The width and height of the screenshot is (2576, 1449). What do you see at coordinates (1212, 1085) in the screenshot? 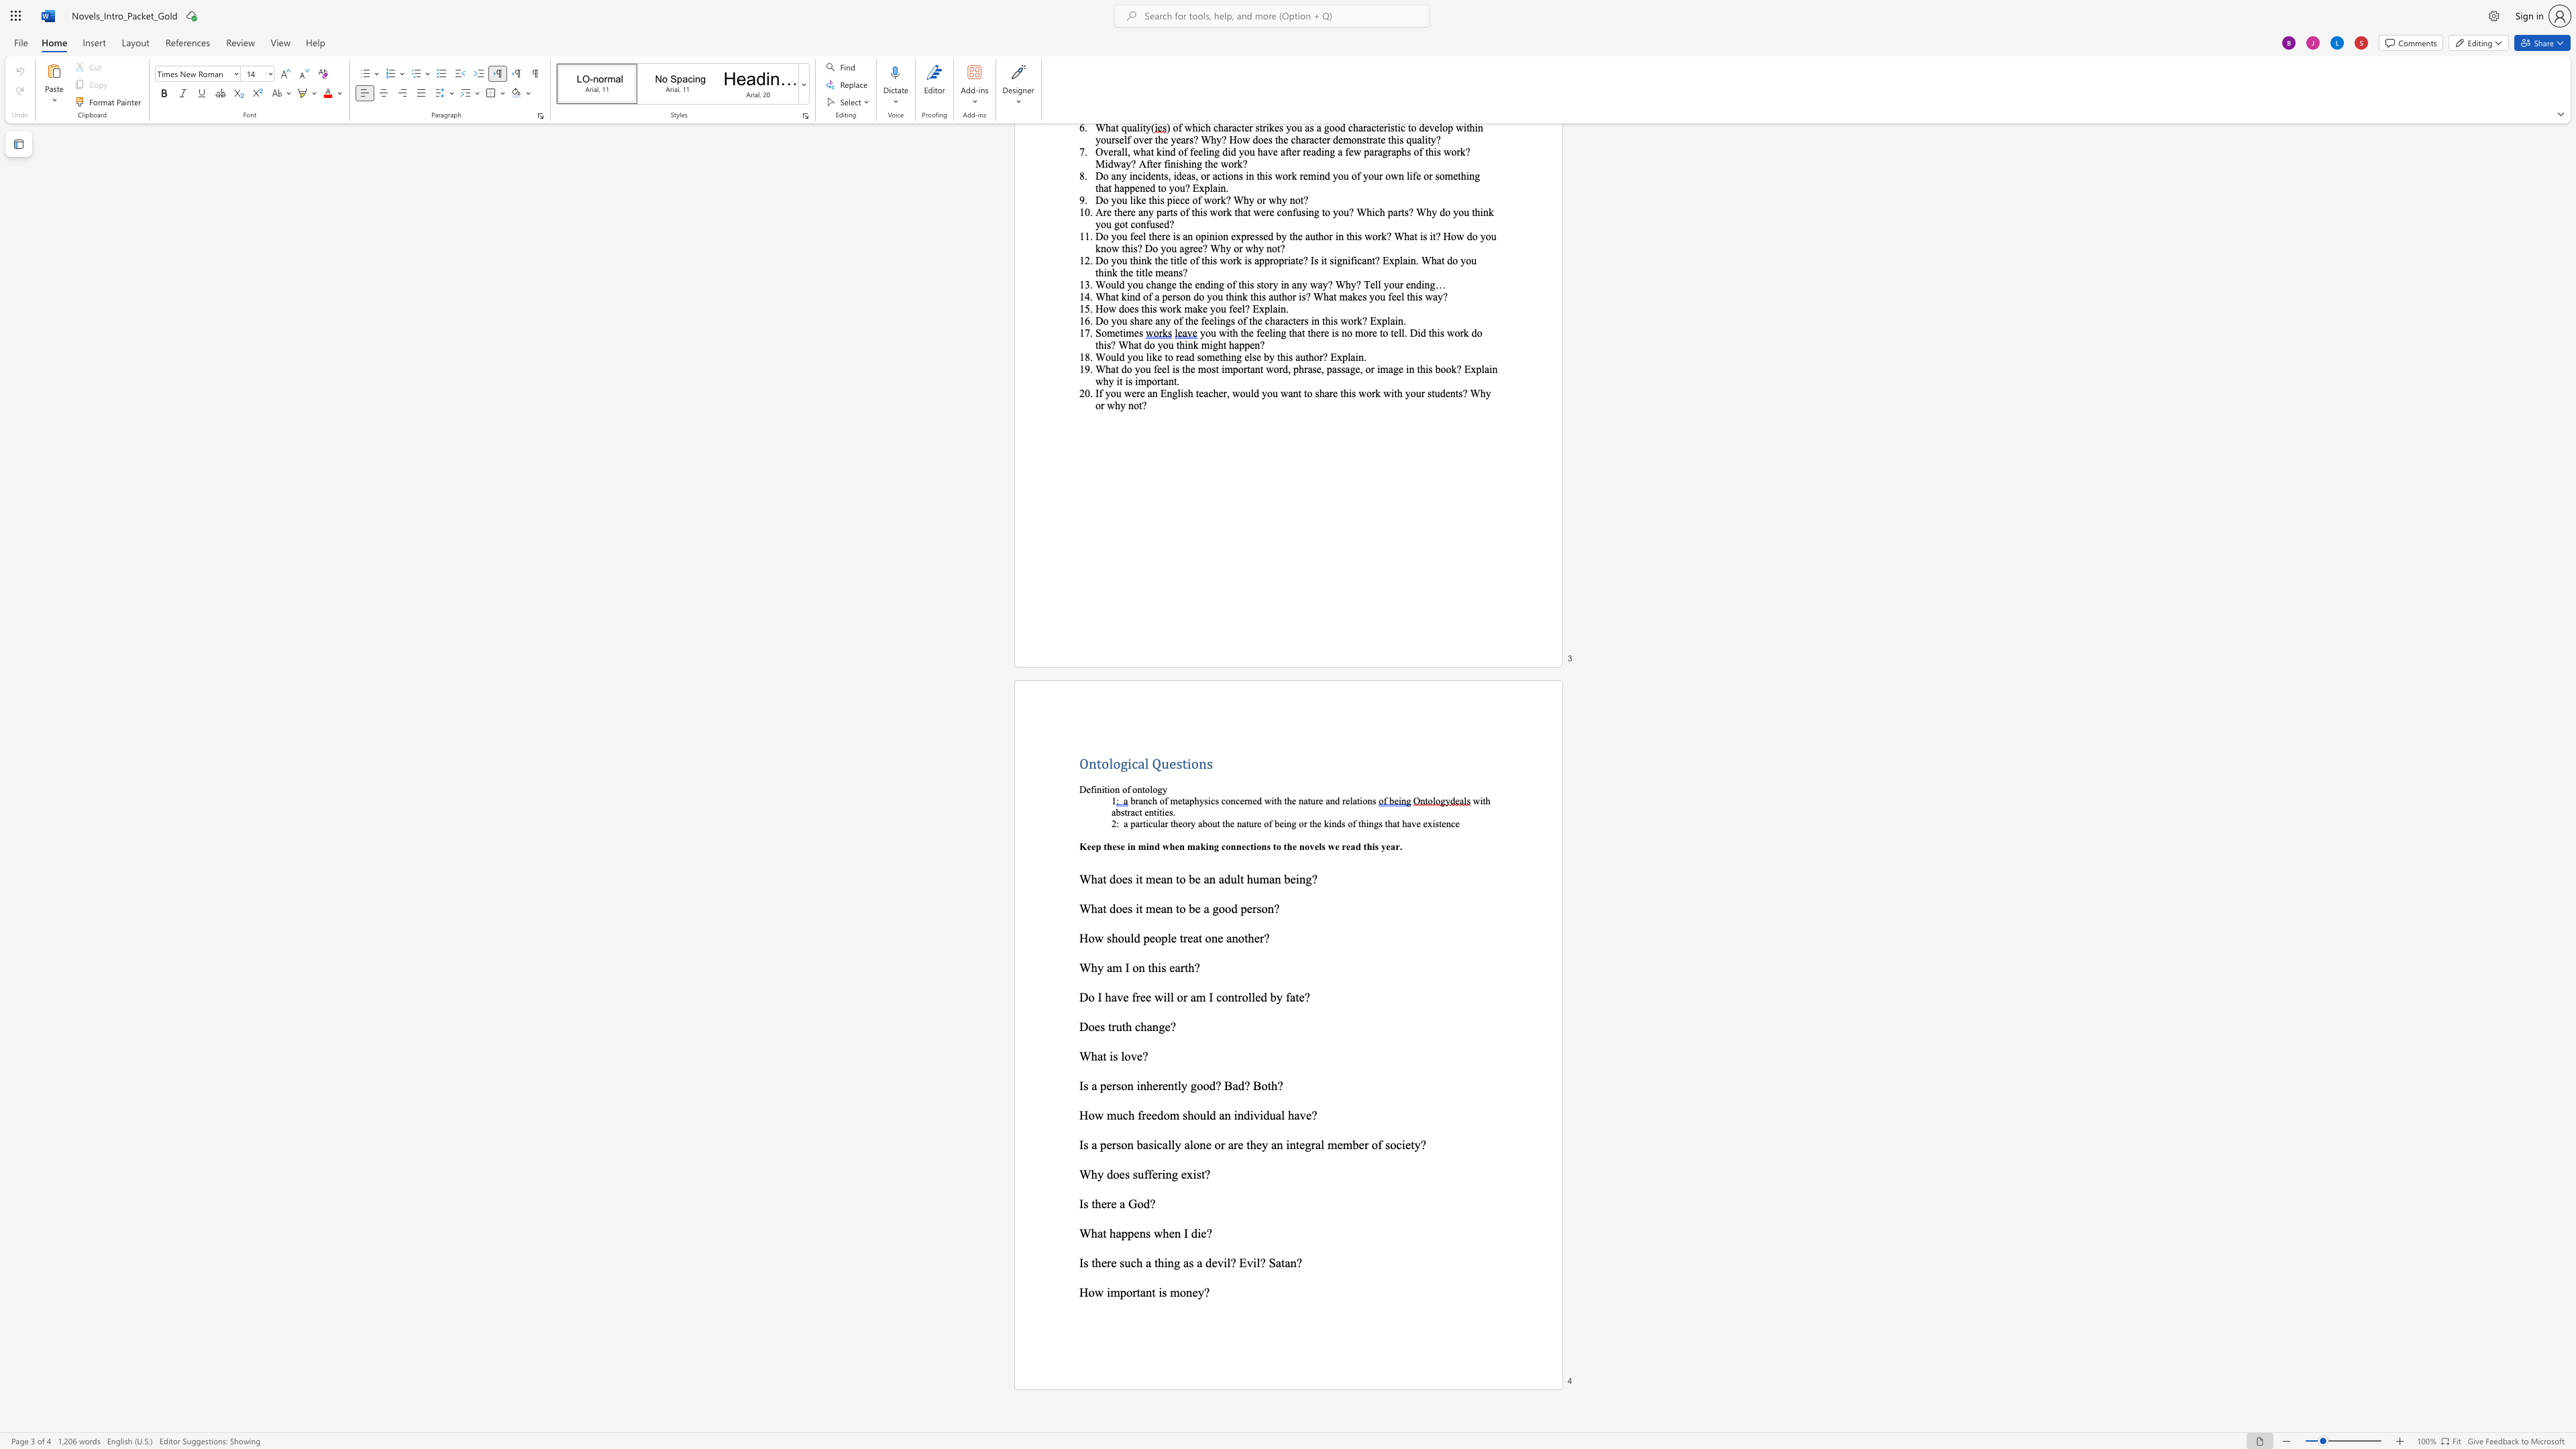
I see `the 1th character "d" in the text` at bounding box center [1212, 1085].